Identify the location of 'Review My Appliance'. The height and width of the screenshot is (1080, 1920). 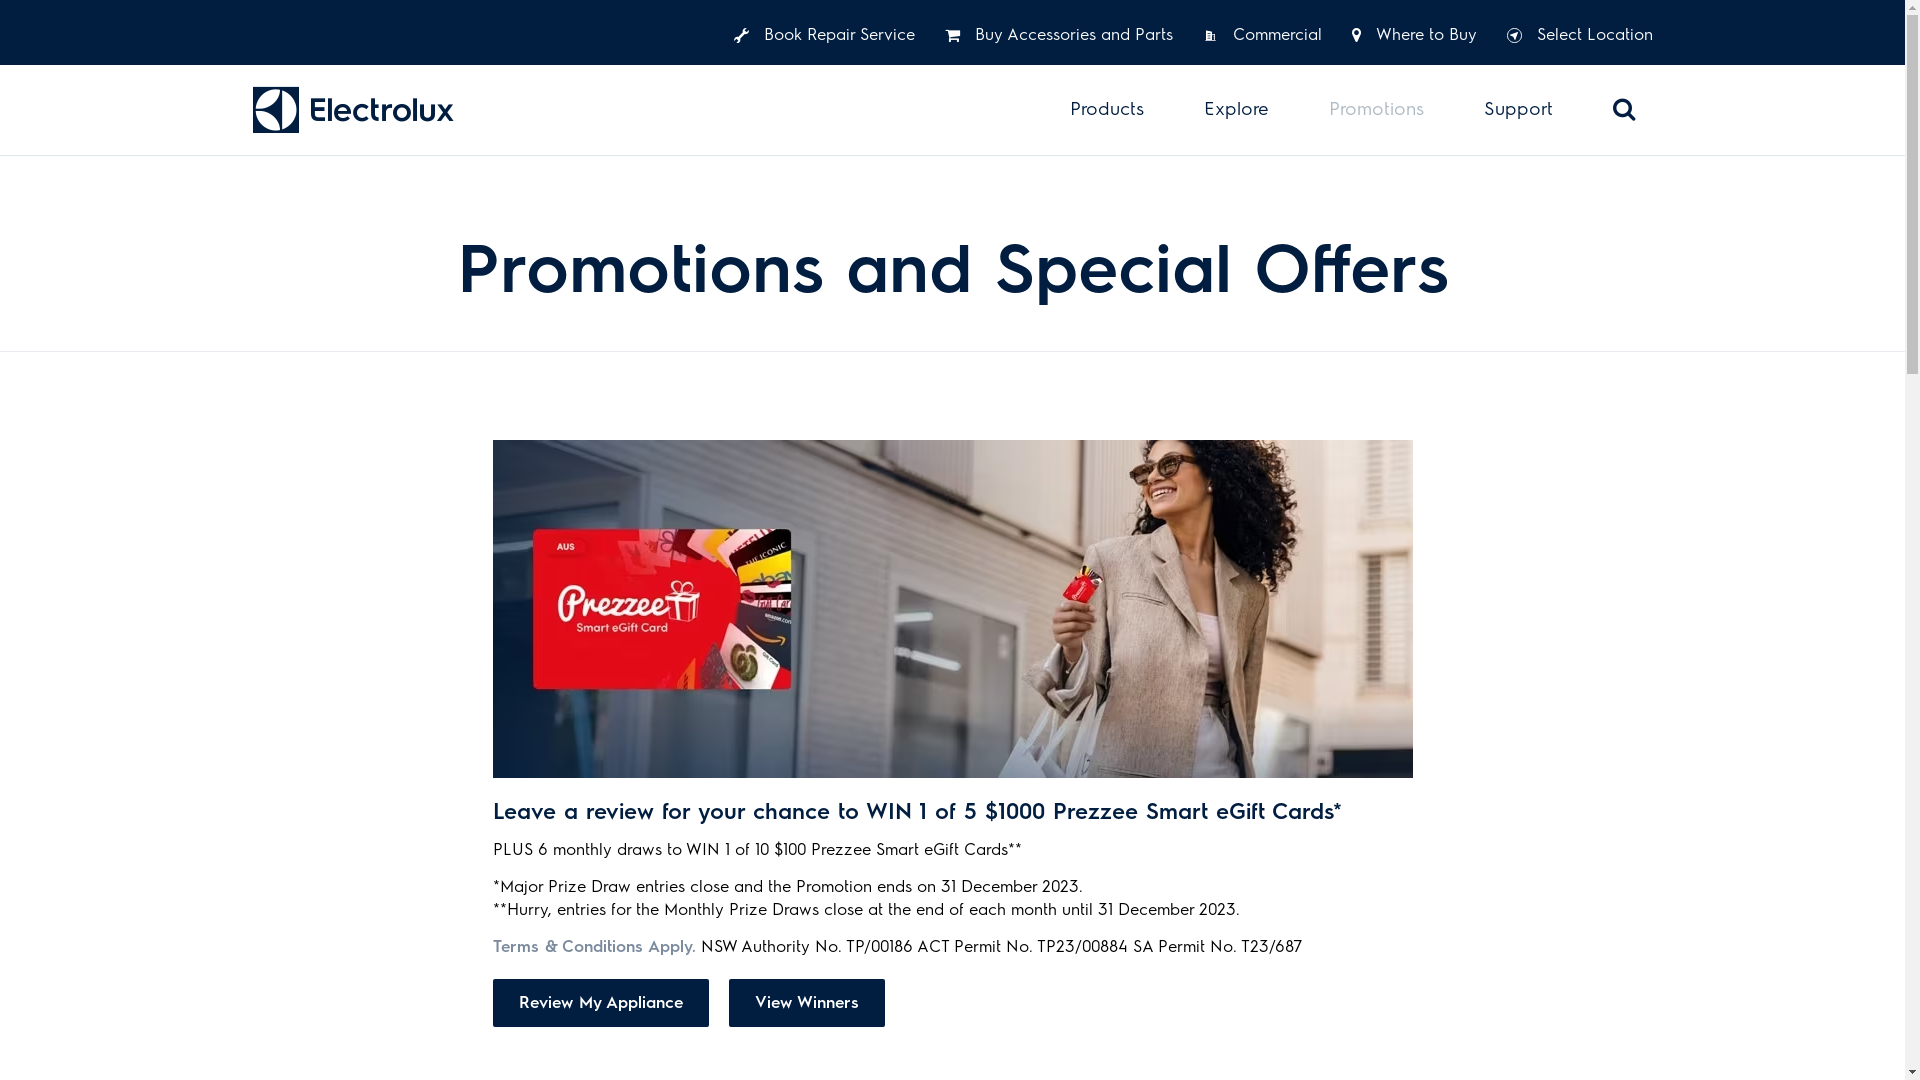
(491, 1002).